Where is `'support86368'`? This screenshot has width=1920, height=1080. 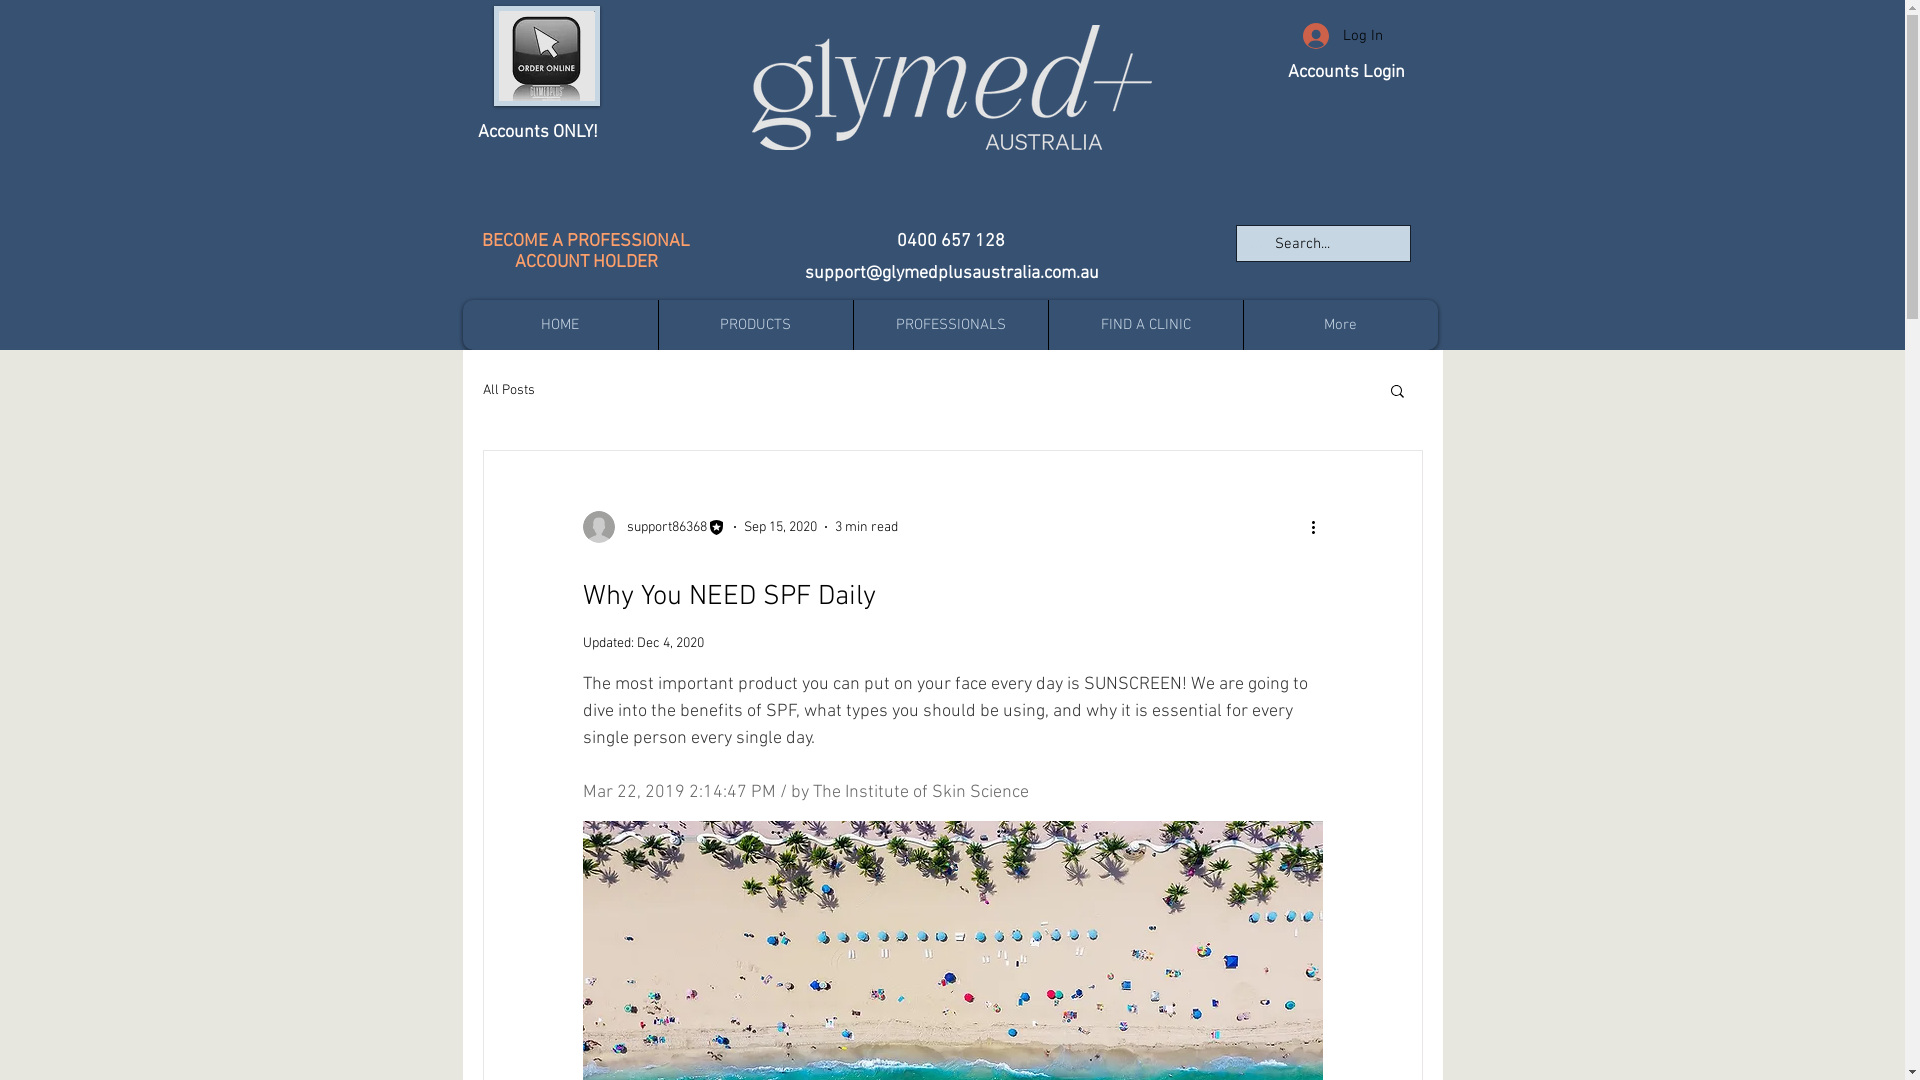 'support86368' is located at coordinates (653, 526).